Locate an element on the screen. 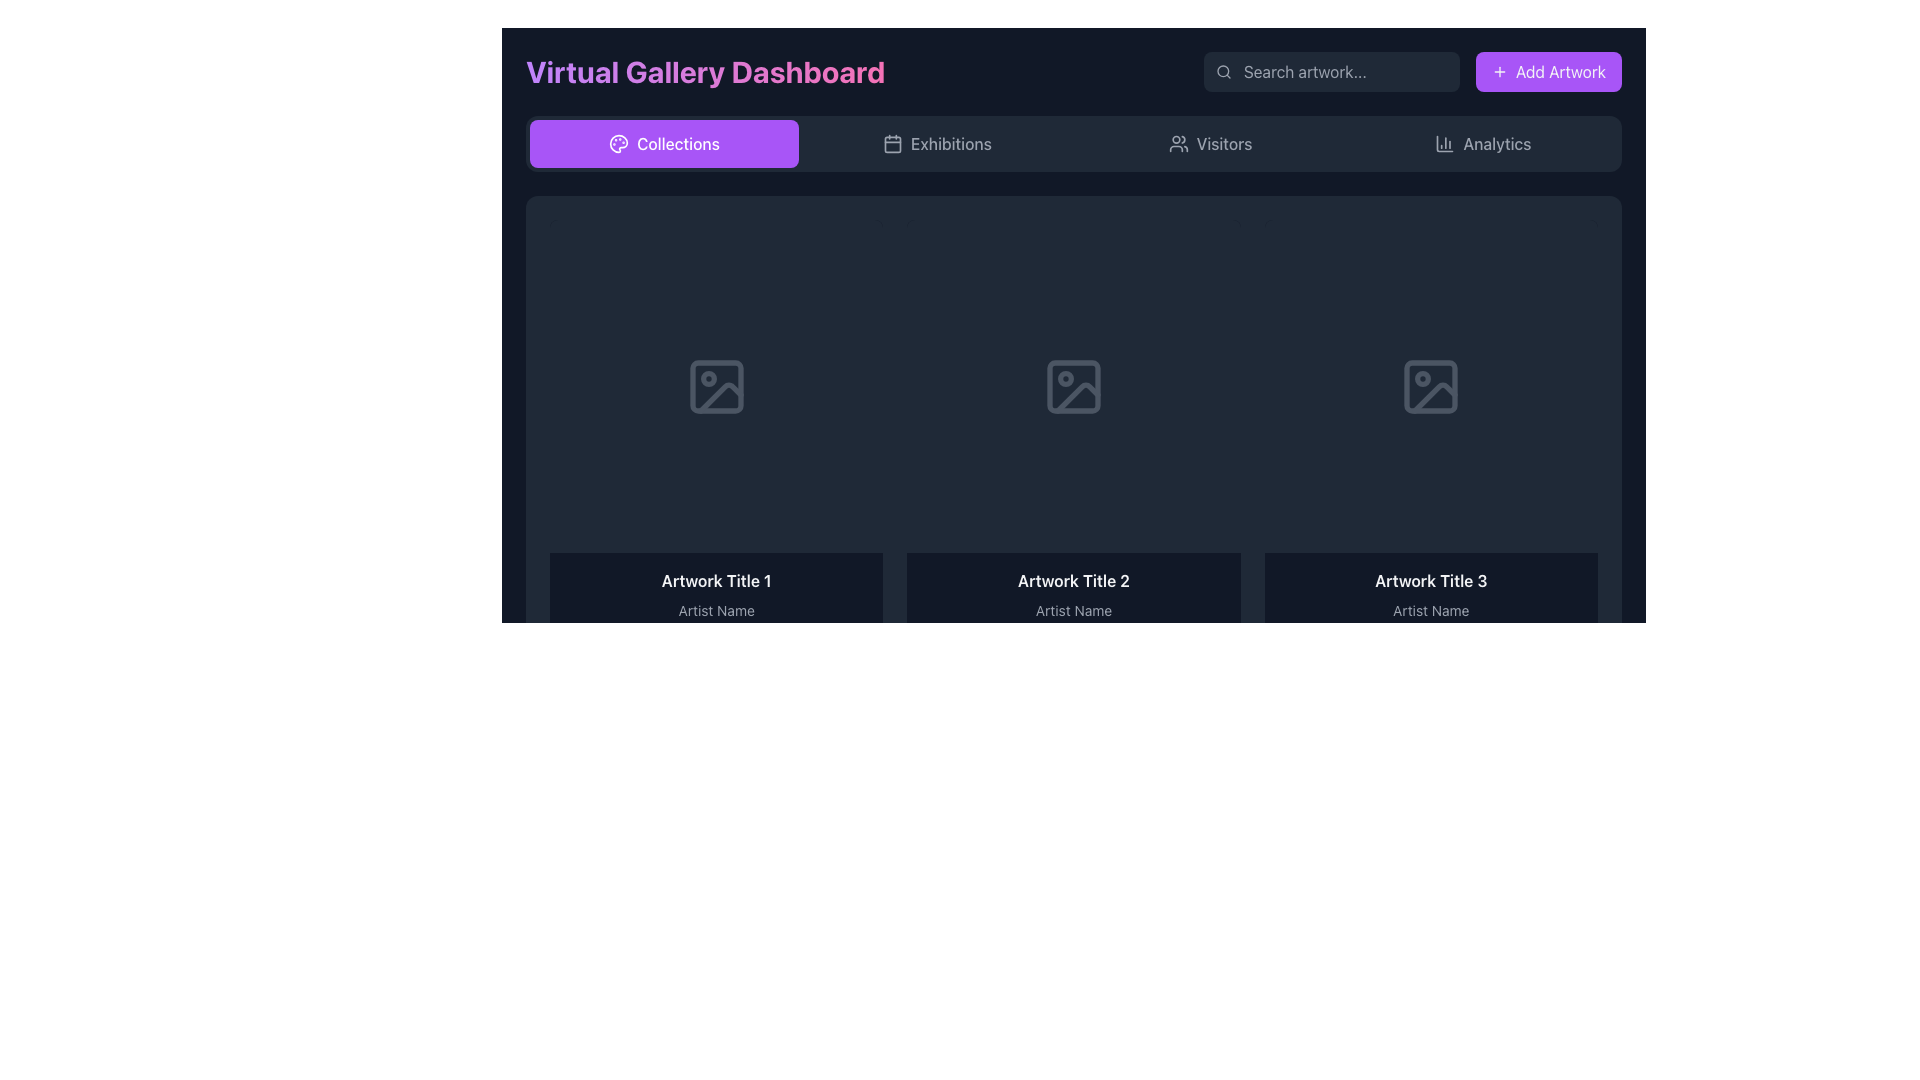 The image size is (1920, 1080). the Interactive card component representing an artwork item in the virtual gallery dashboard, located in the top row, second position from the left is located at coordinates (1073, 441).